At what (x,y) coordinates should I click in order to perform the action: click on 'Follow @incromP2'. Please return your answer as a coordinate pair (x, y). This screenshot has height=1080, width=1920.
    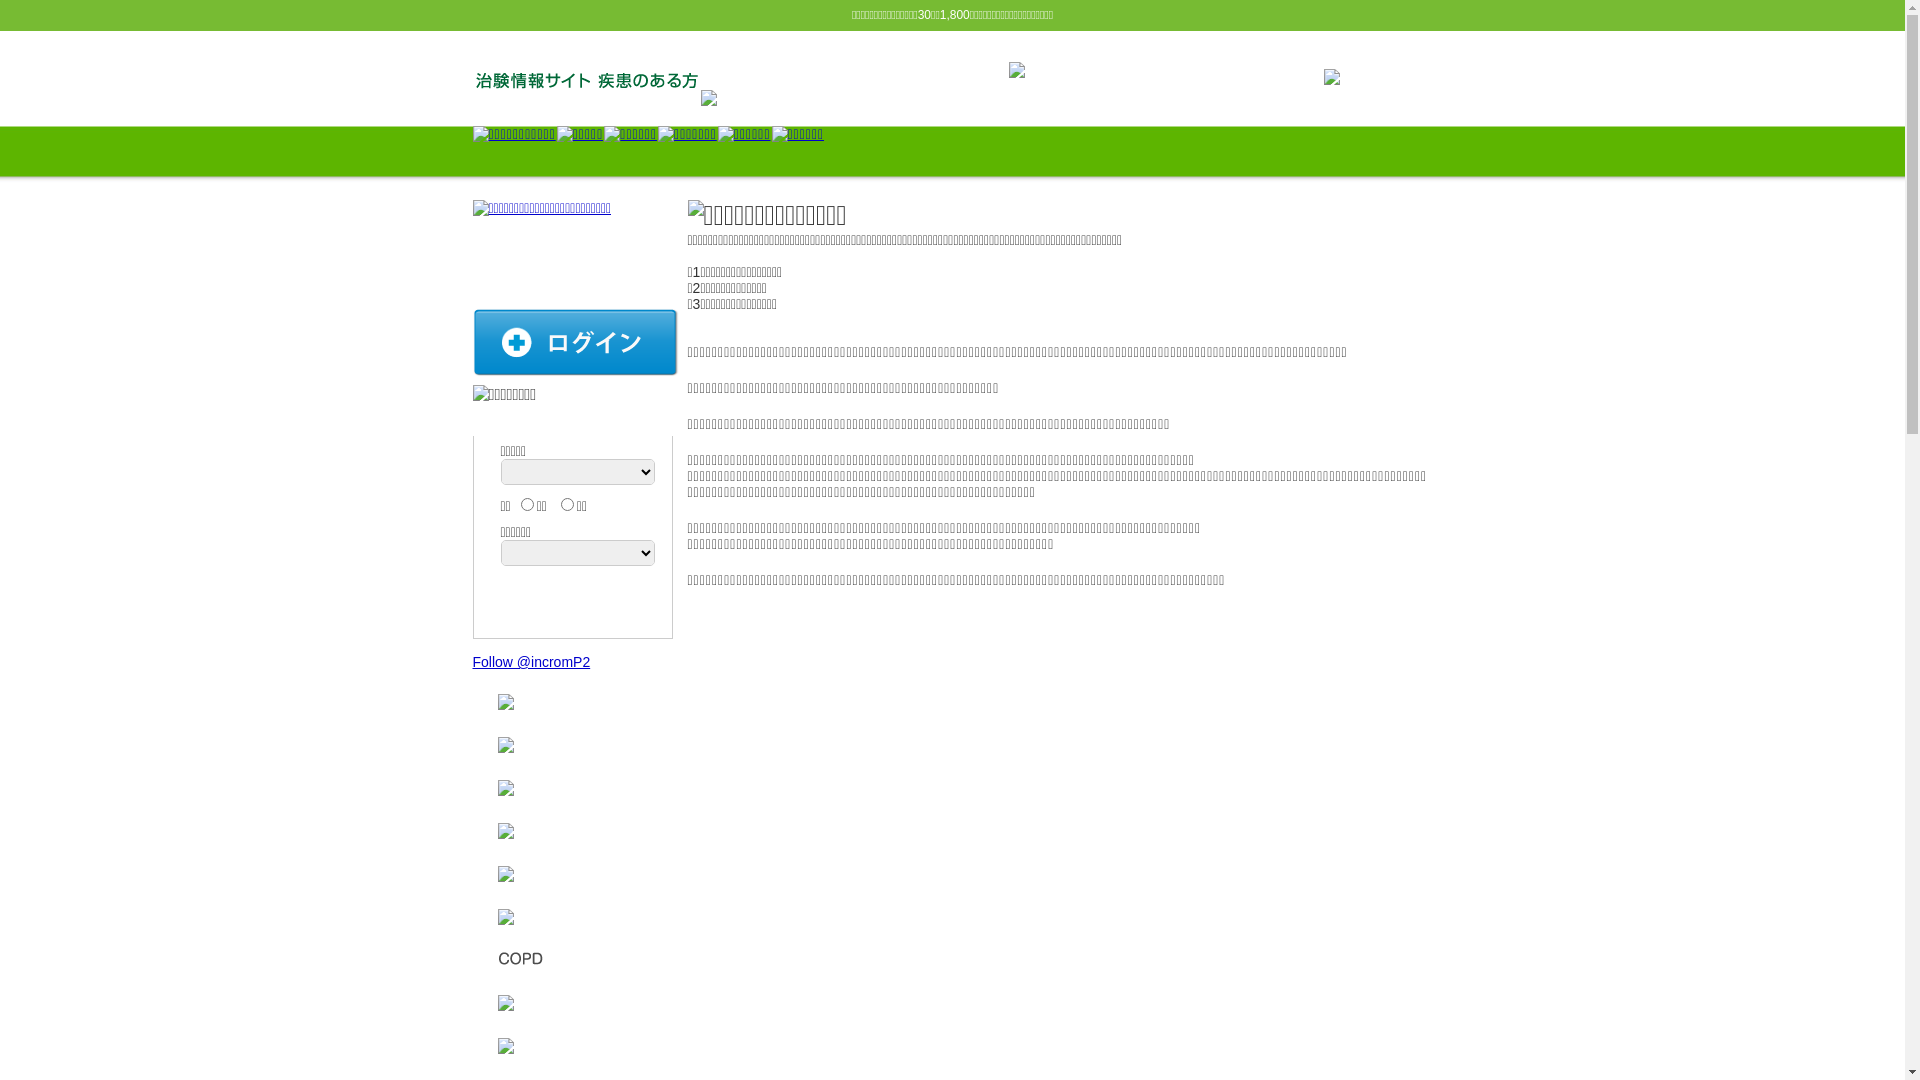
    Looking at the image, I should click on (531, 662).